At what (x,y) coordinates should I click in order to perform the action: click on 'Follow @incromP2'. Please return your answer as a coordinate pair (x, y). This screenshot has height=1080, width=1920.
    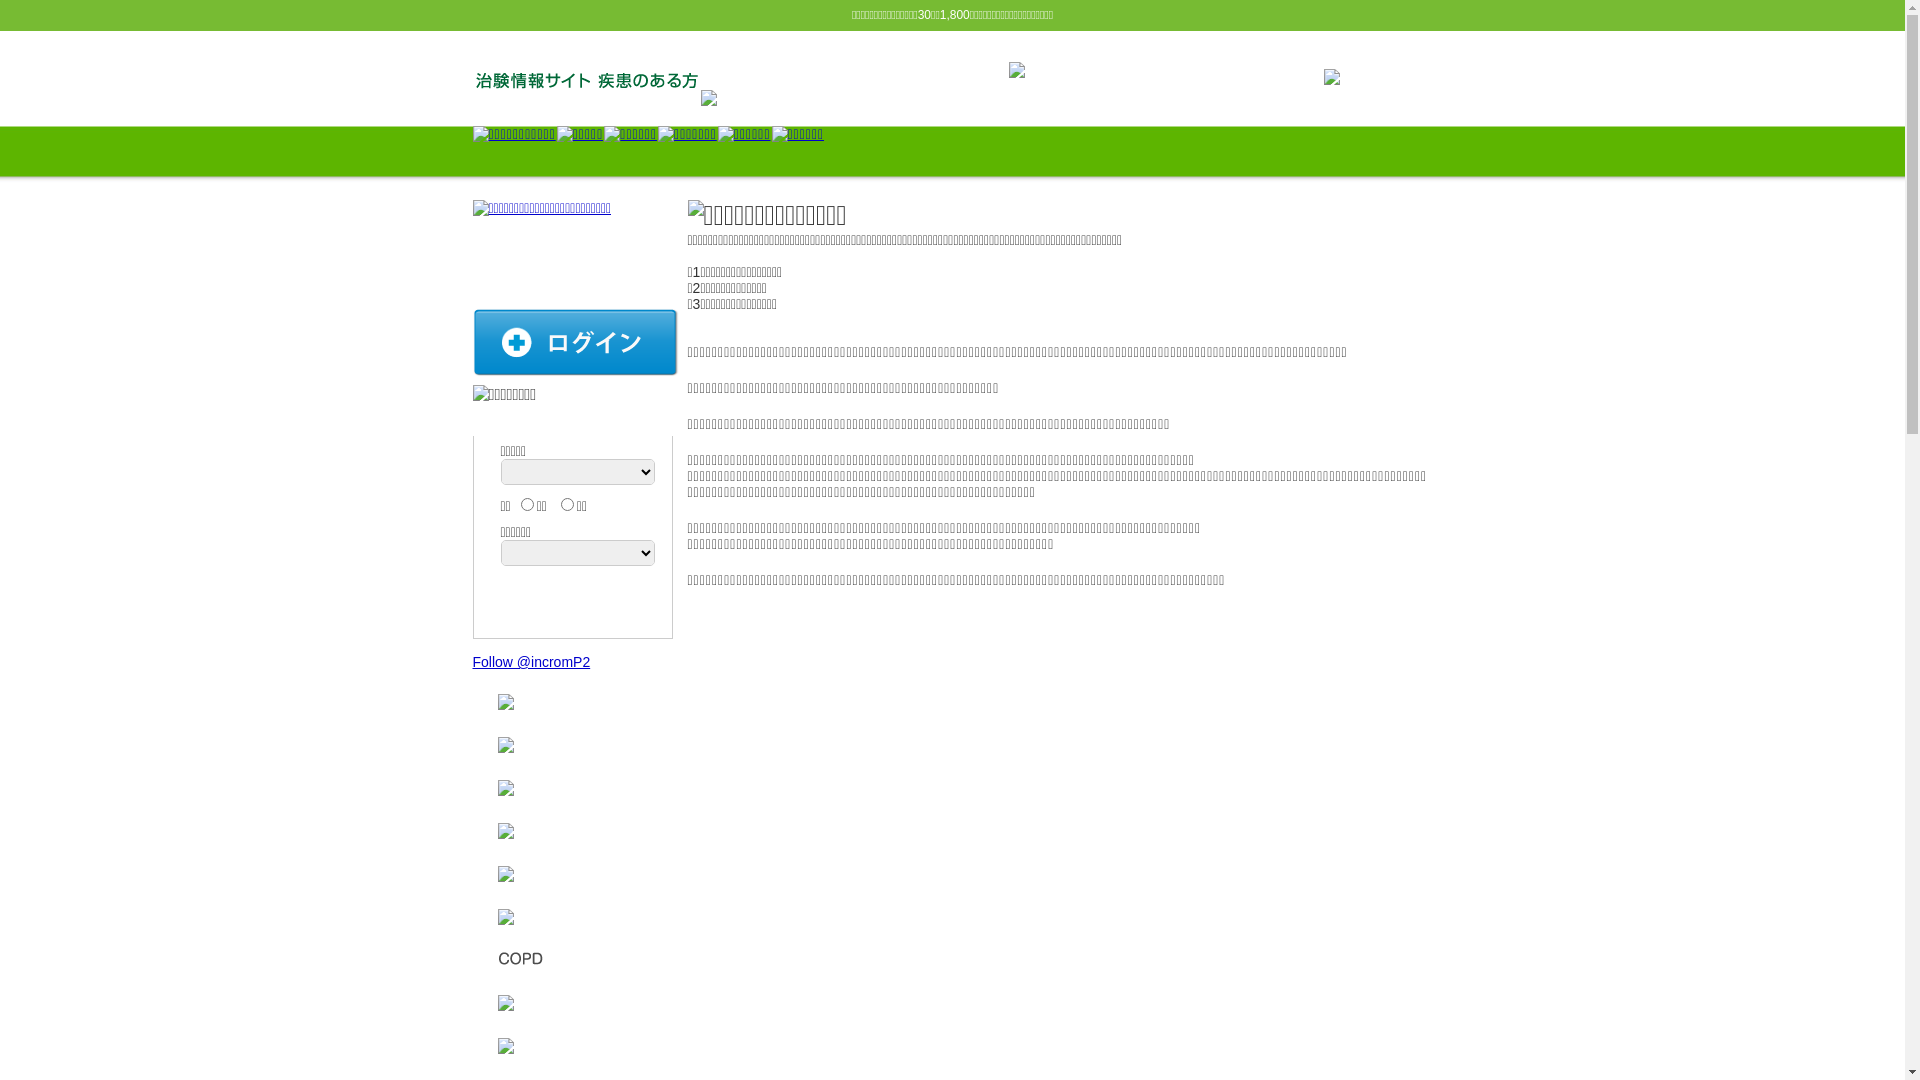
    Looking at the image, I should click on (531, 662).